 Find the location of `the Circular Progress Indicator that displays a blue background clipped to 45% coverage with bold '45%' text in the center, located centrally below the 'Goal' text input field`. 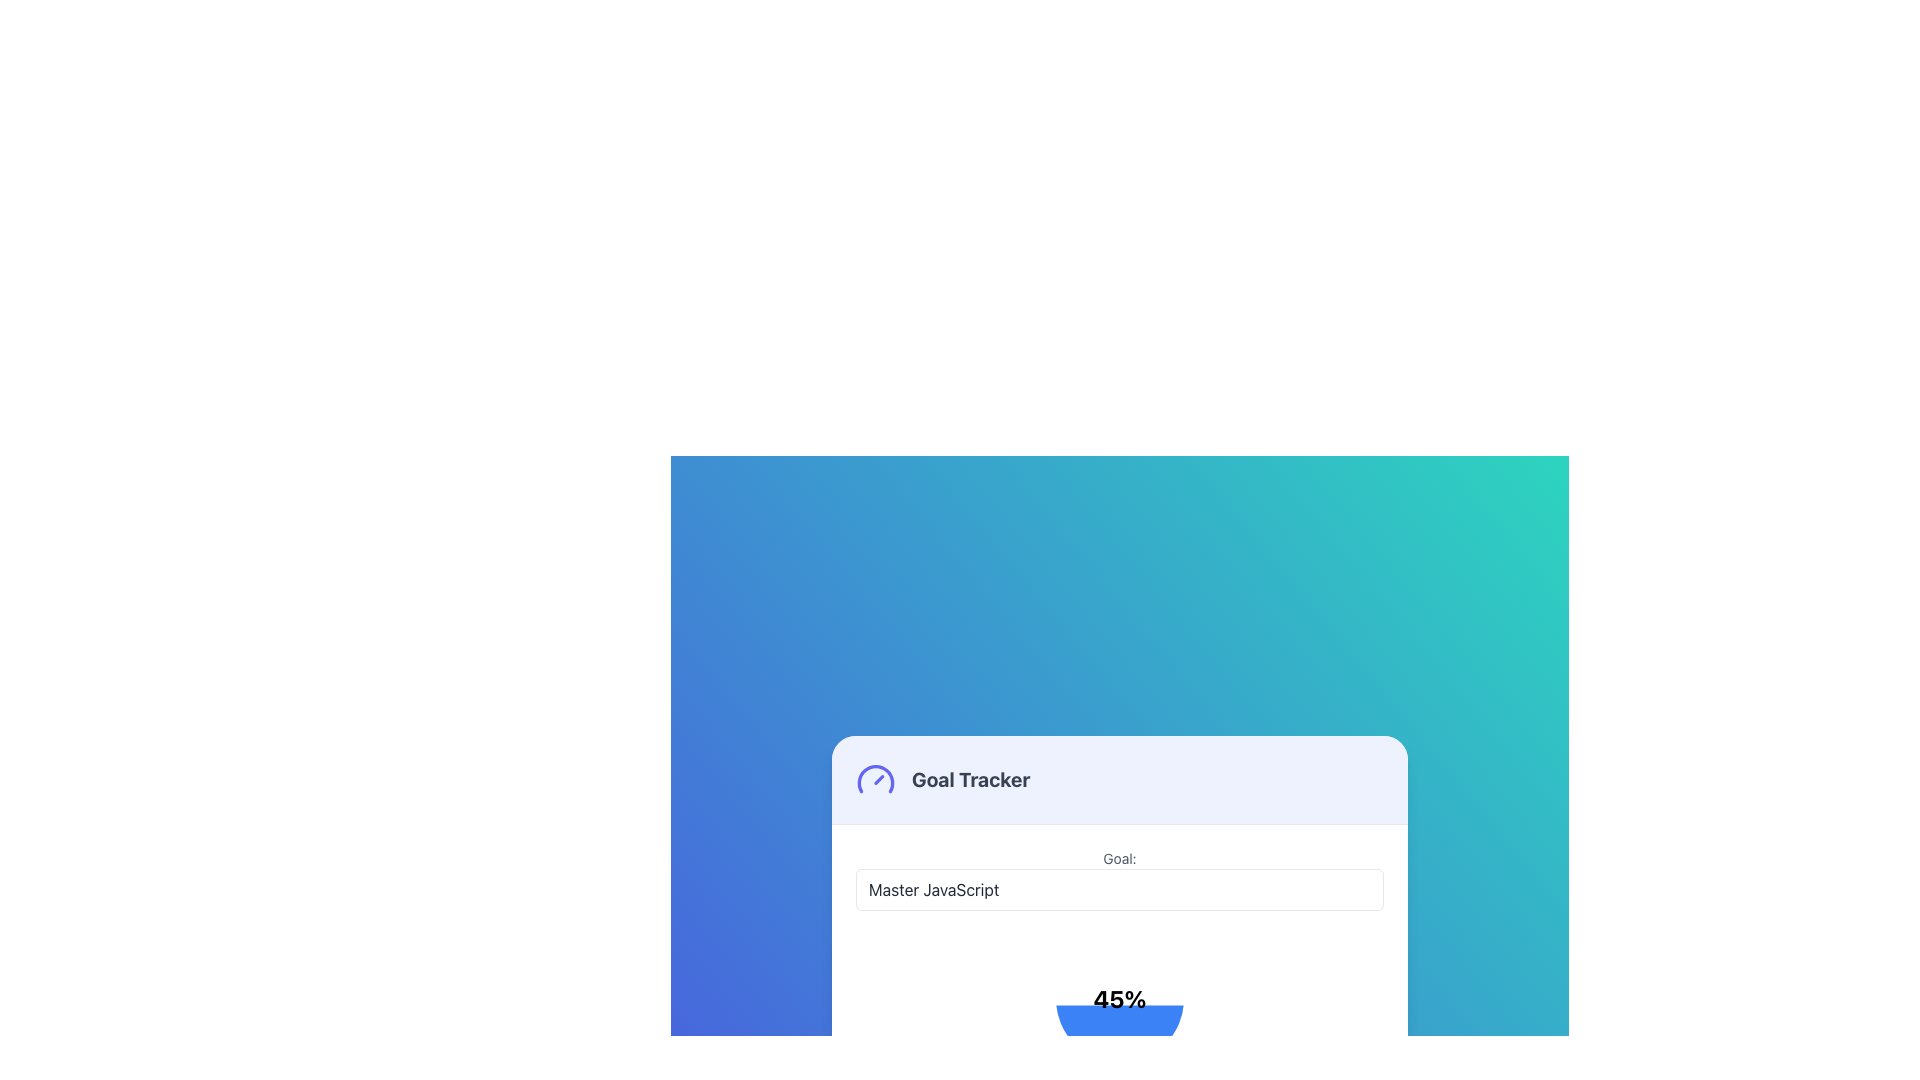

the Circular Progress Indicator that displays a blue background clipped to 45% coverage with bold '45%' text in the center, located centrally below the 'Goal' text input field is located at coordinates (1118, 999).